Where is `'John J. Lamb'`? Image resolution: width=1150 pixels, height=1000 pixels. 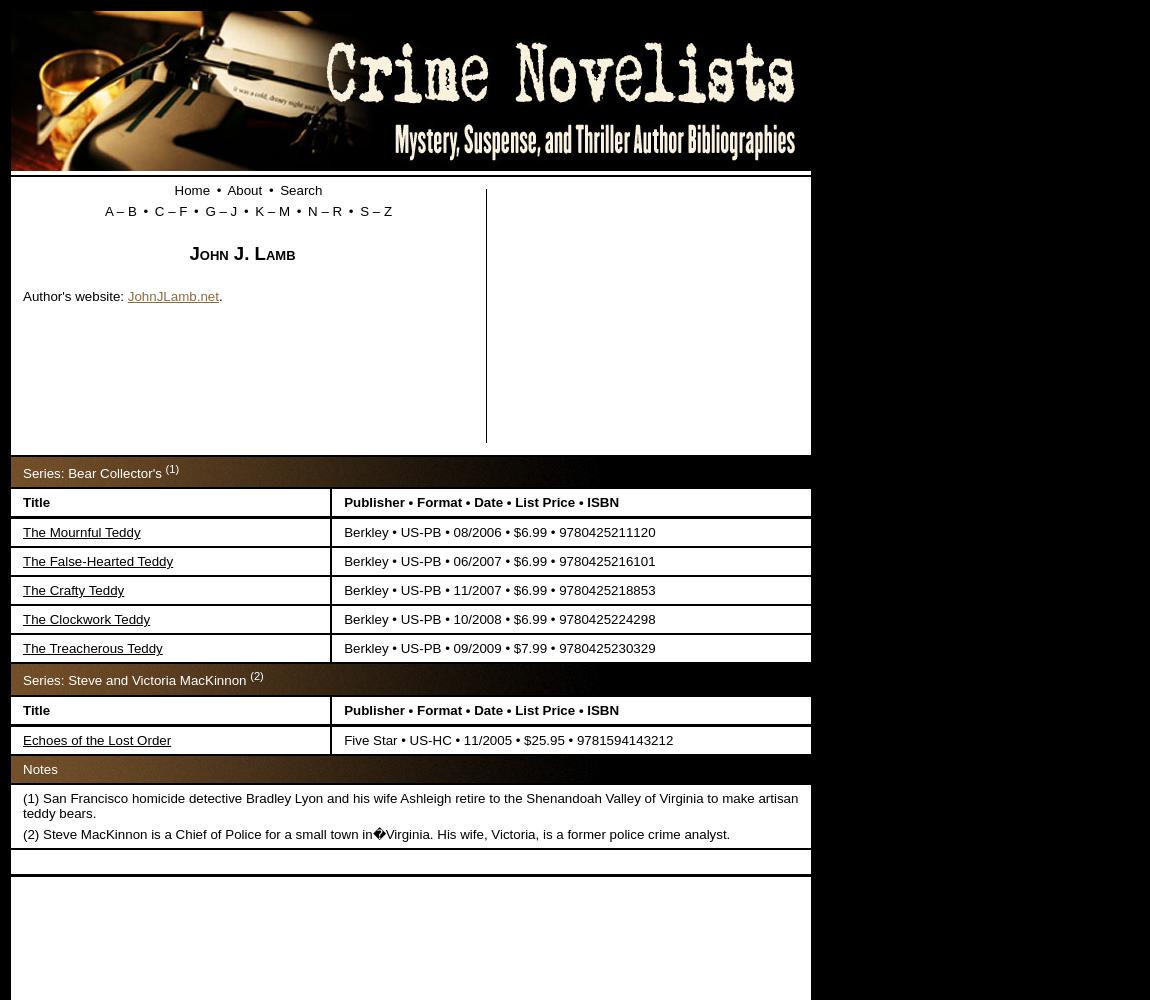 'John J. Lamb' is located at coordinates (240, 253).